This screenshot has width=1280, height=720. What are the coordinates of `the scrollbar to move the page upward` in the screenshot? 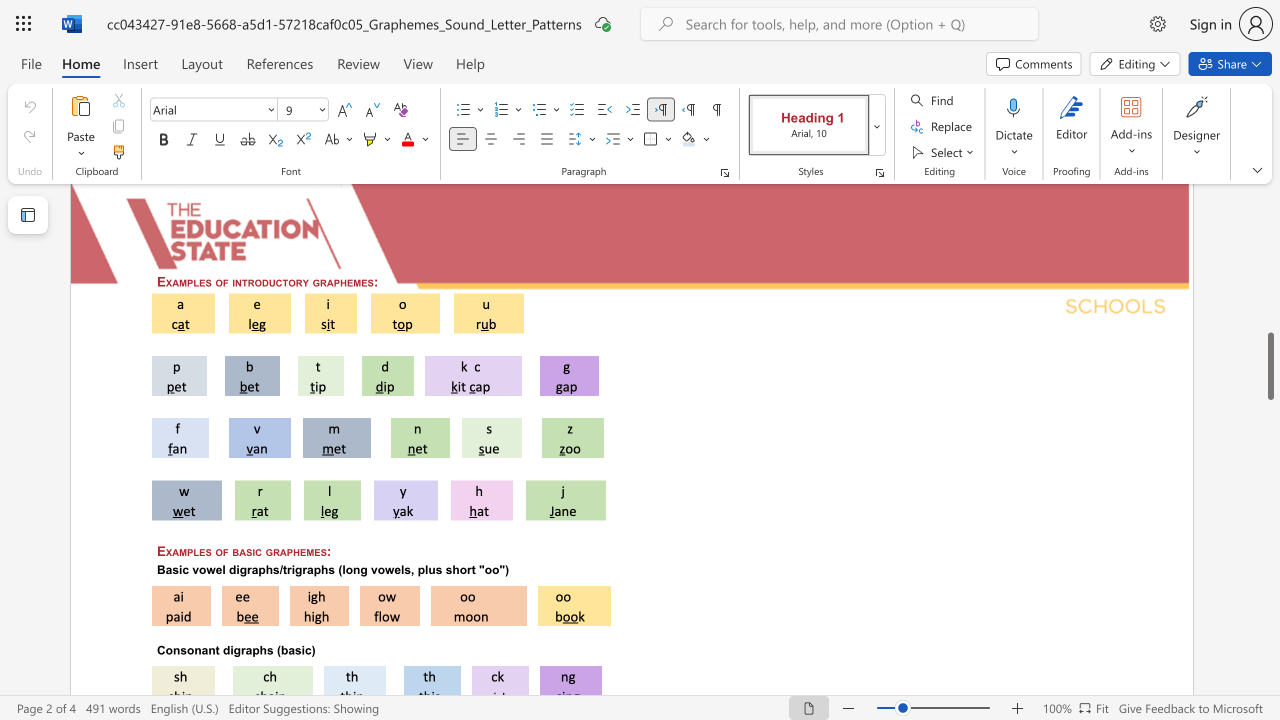 It's located at (1269, 370).